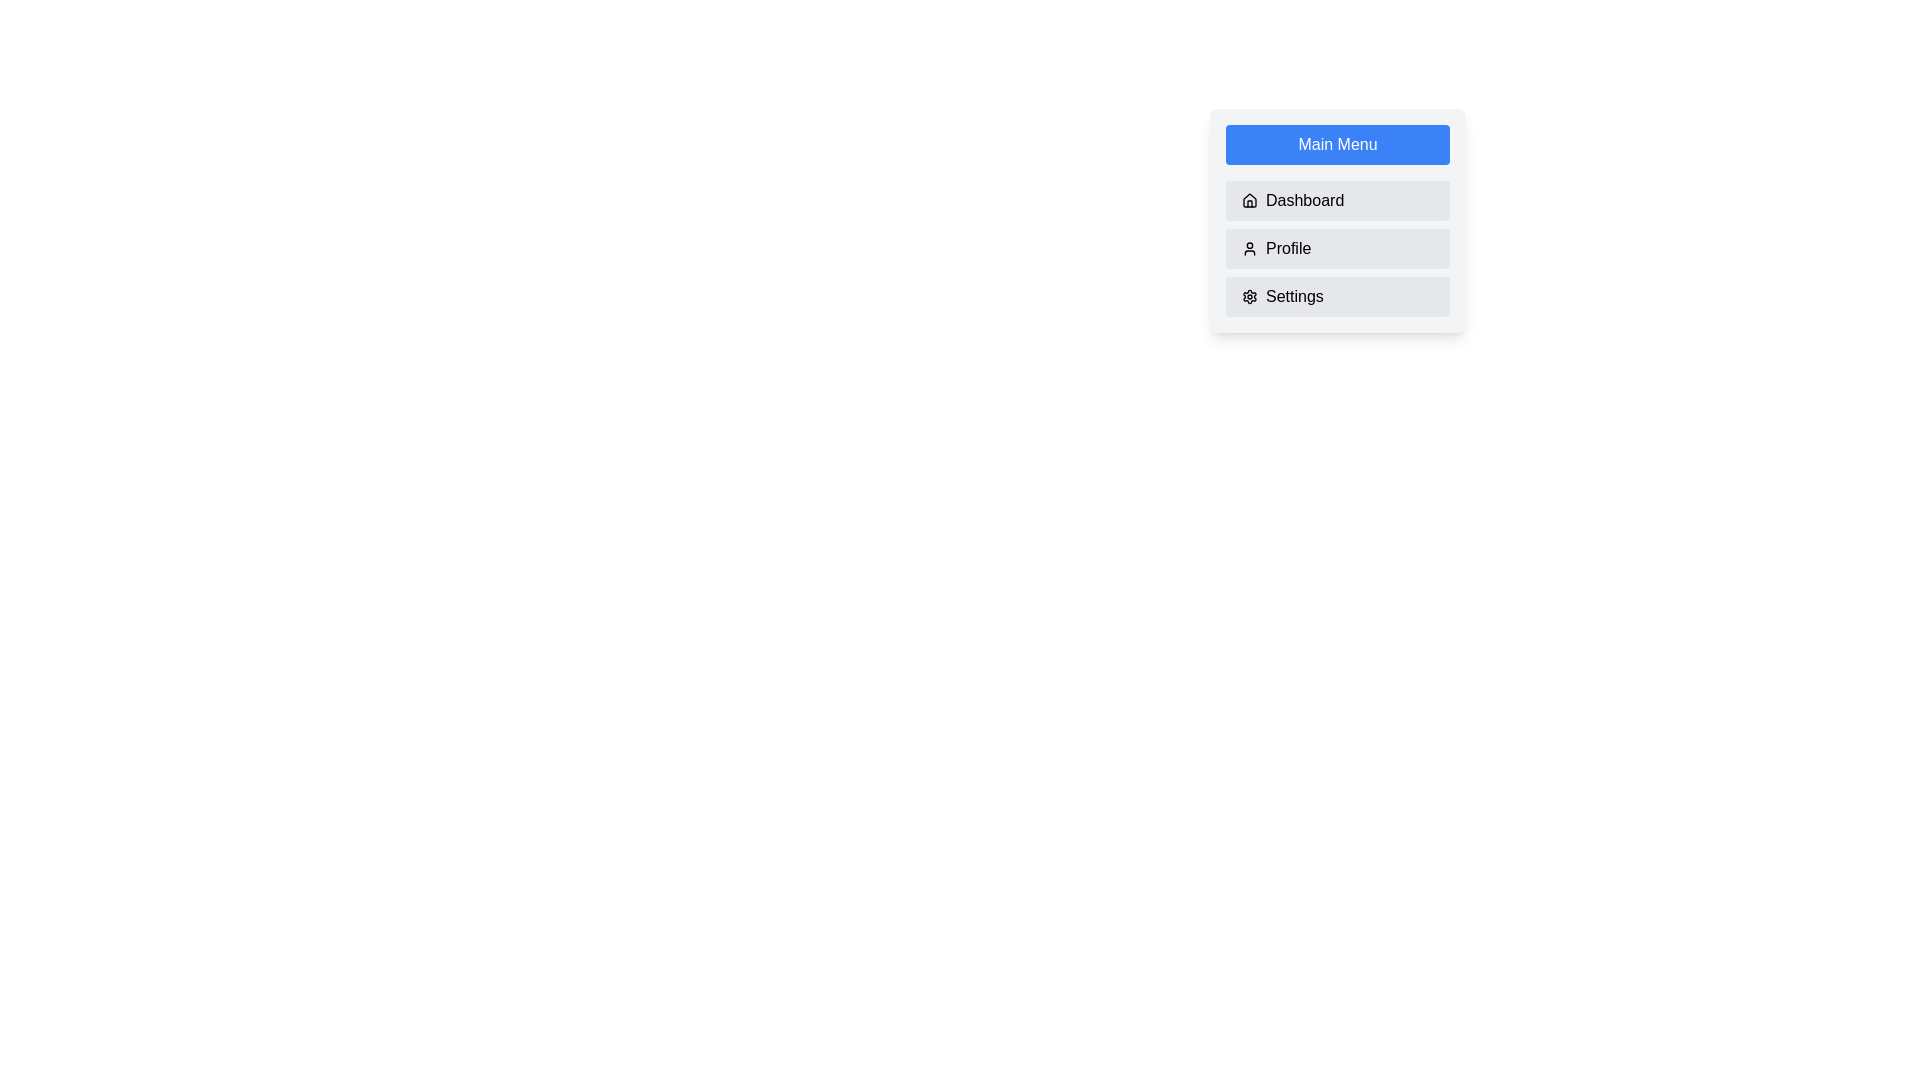 Image resolution: width=1920 pixels, height=1080 pixels. Describe the element at coordinates (1338, 144) in the screenshot. I see `'Main Menu' button to toggle the menu visibility` at that location.